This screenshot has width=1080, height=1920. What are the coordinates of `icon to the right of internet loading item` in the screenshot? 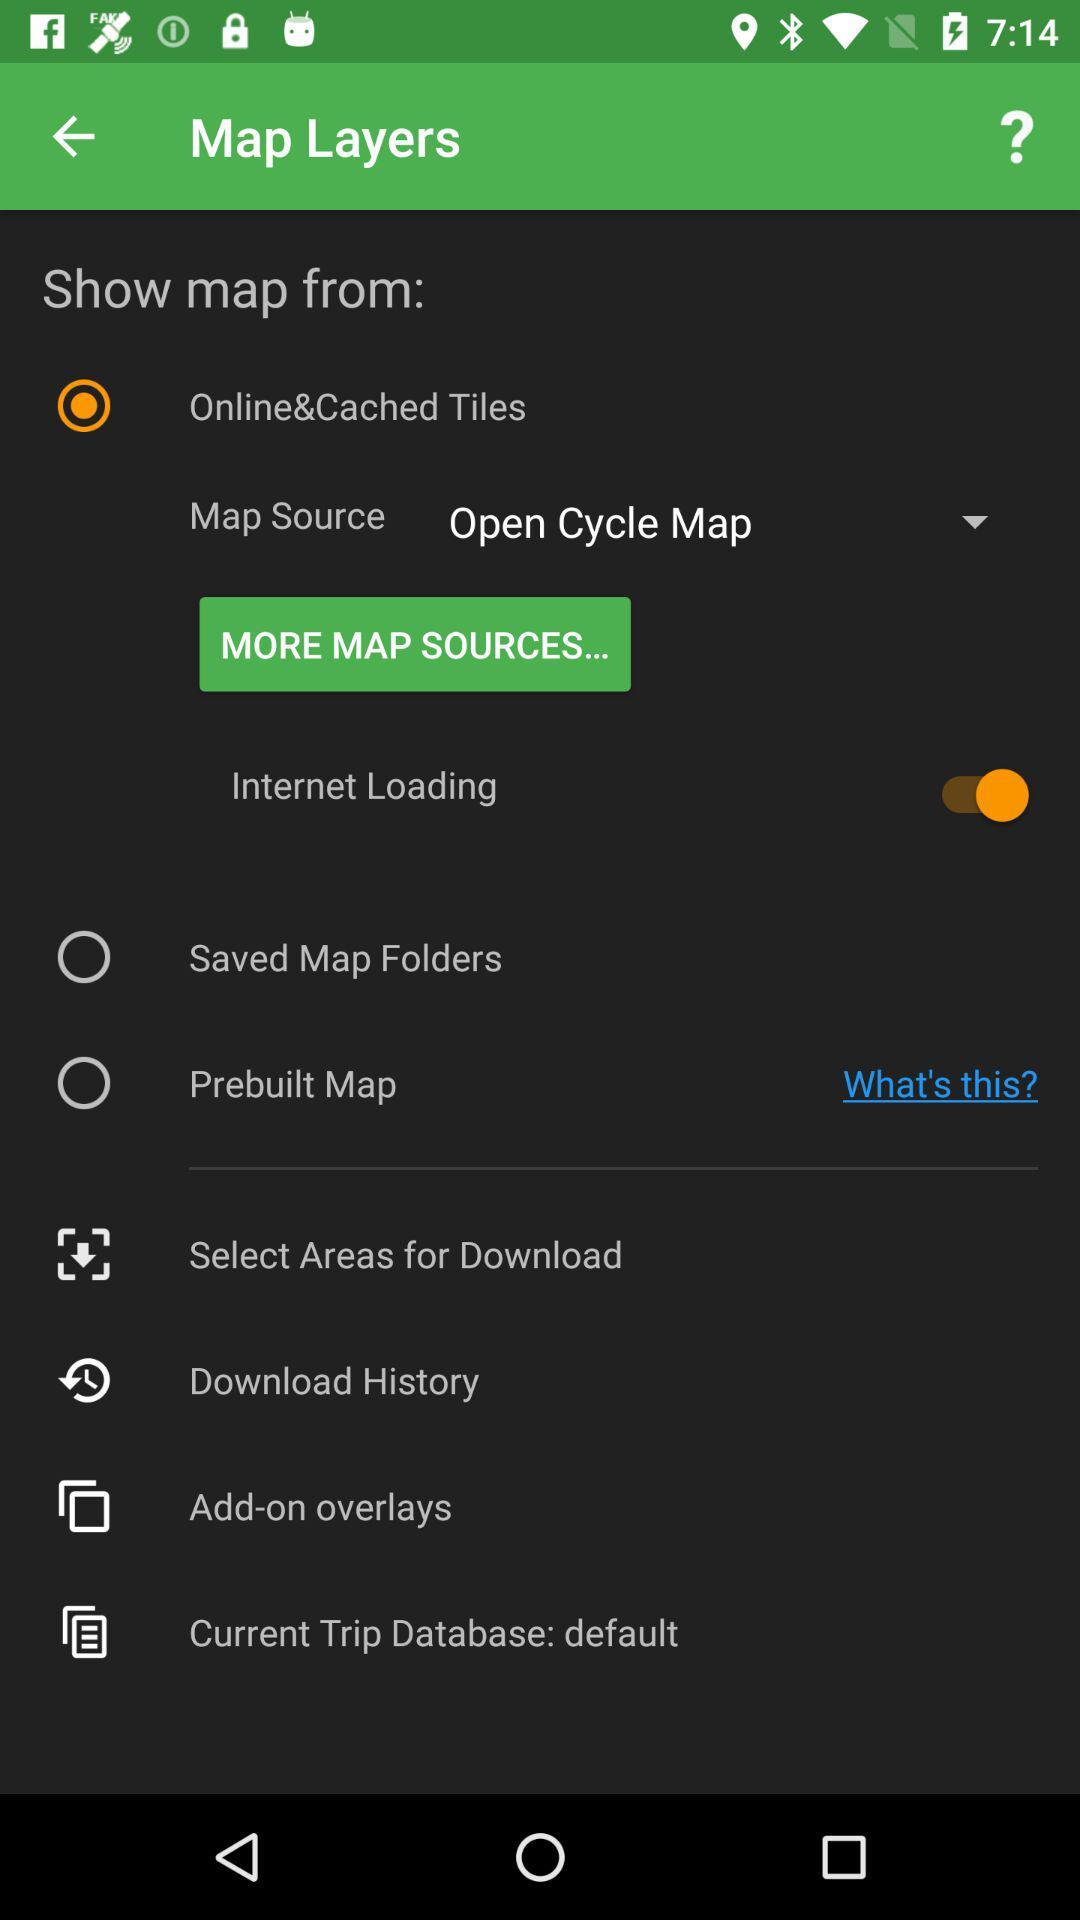 It's located at (974, 794).